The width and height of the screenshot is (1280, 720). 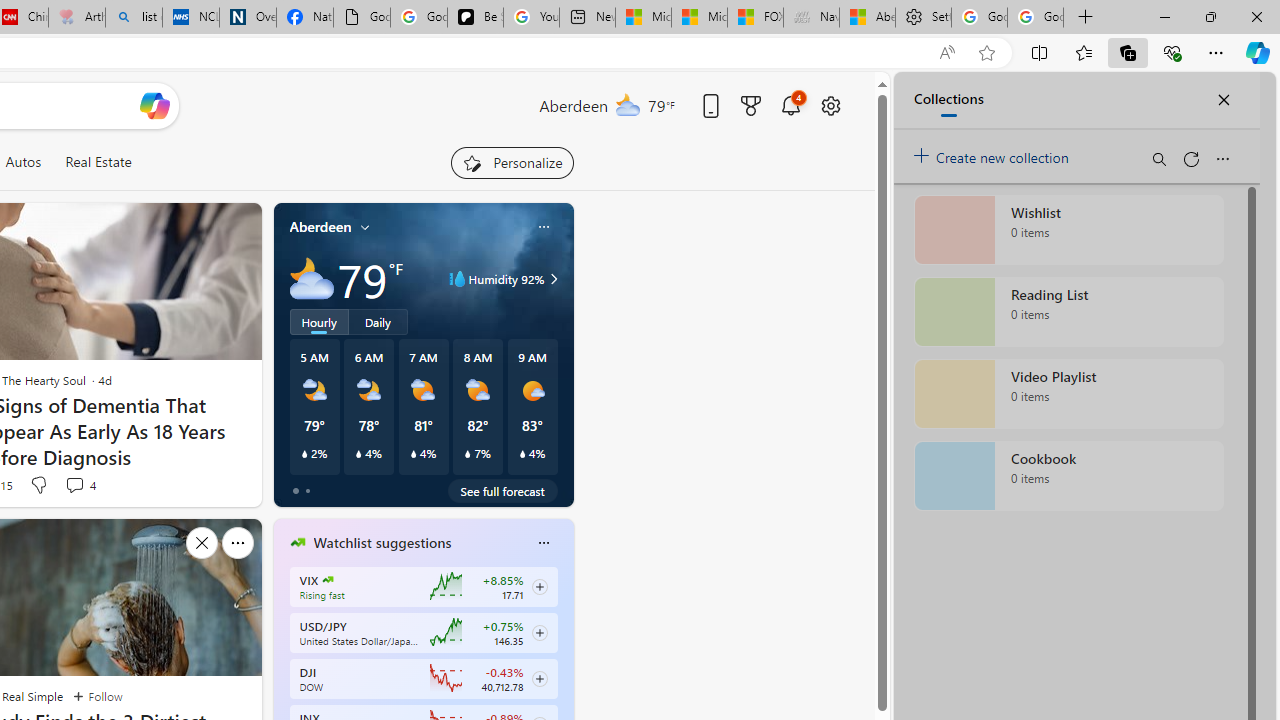 What do you see at coordinates (306, 491) in the screenshot?
I see `'tab-1'` at bounding box center [306, 491].